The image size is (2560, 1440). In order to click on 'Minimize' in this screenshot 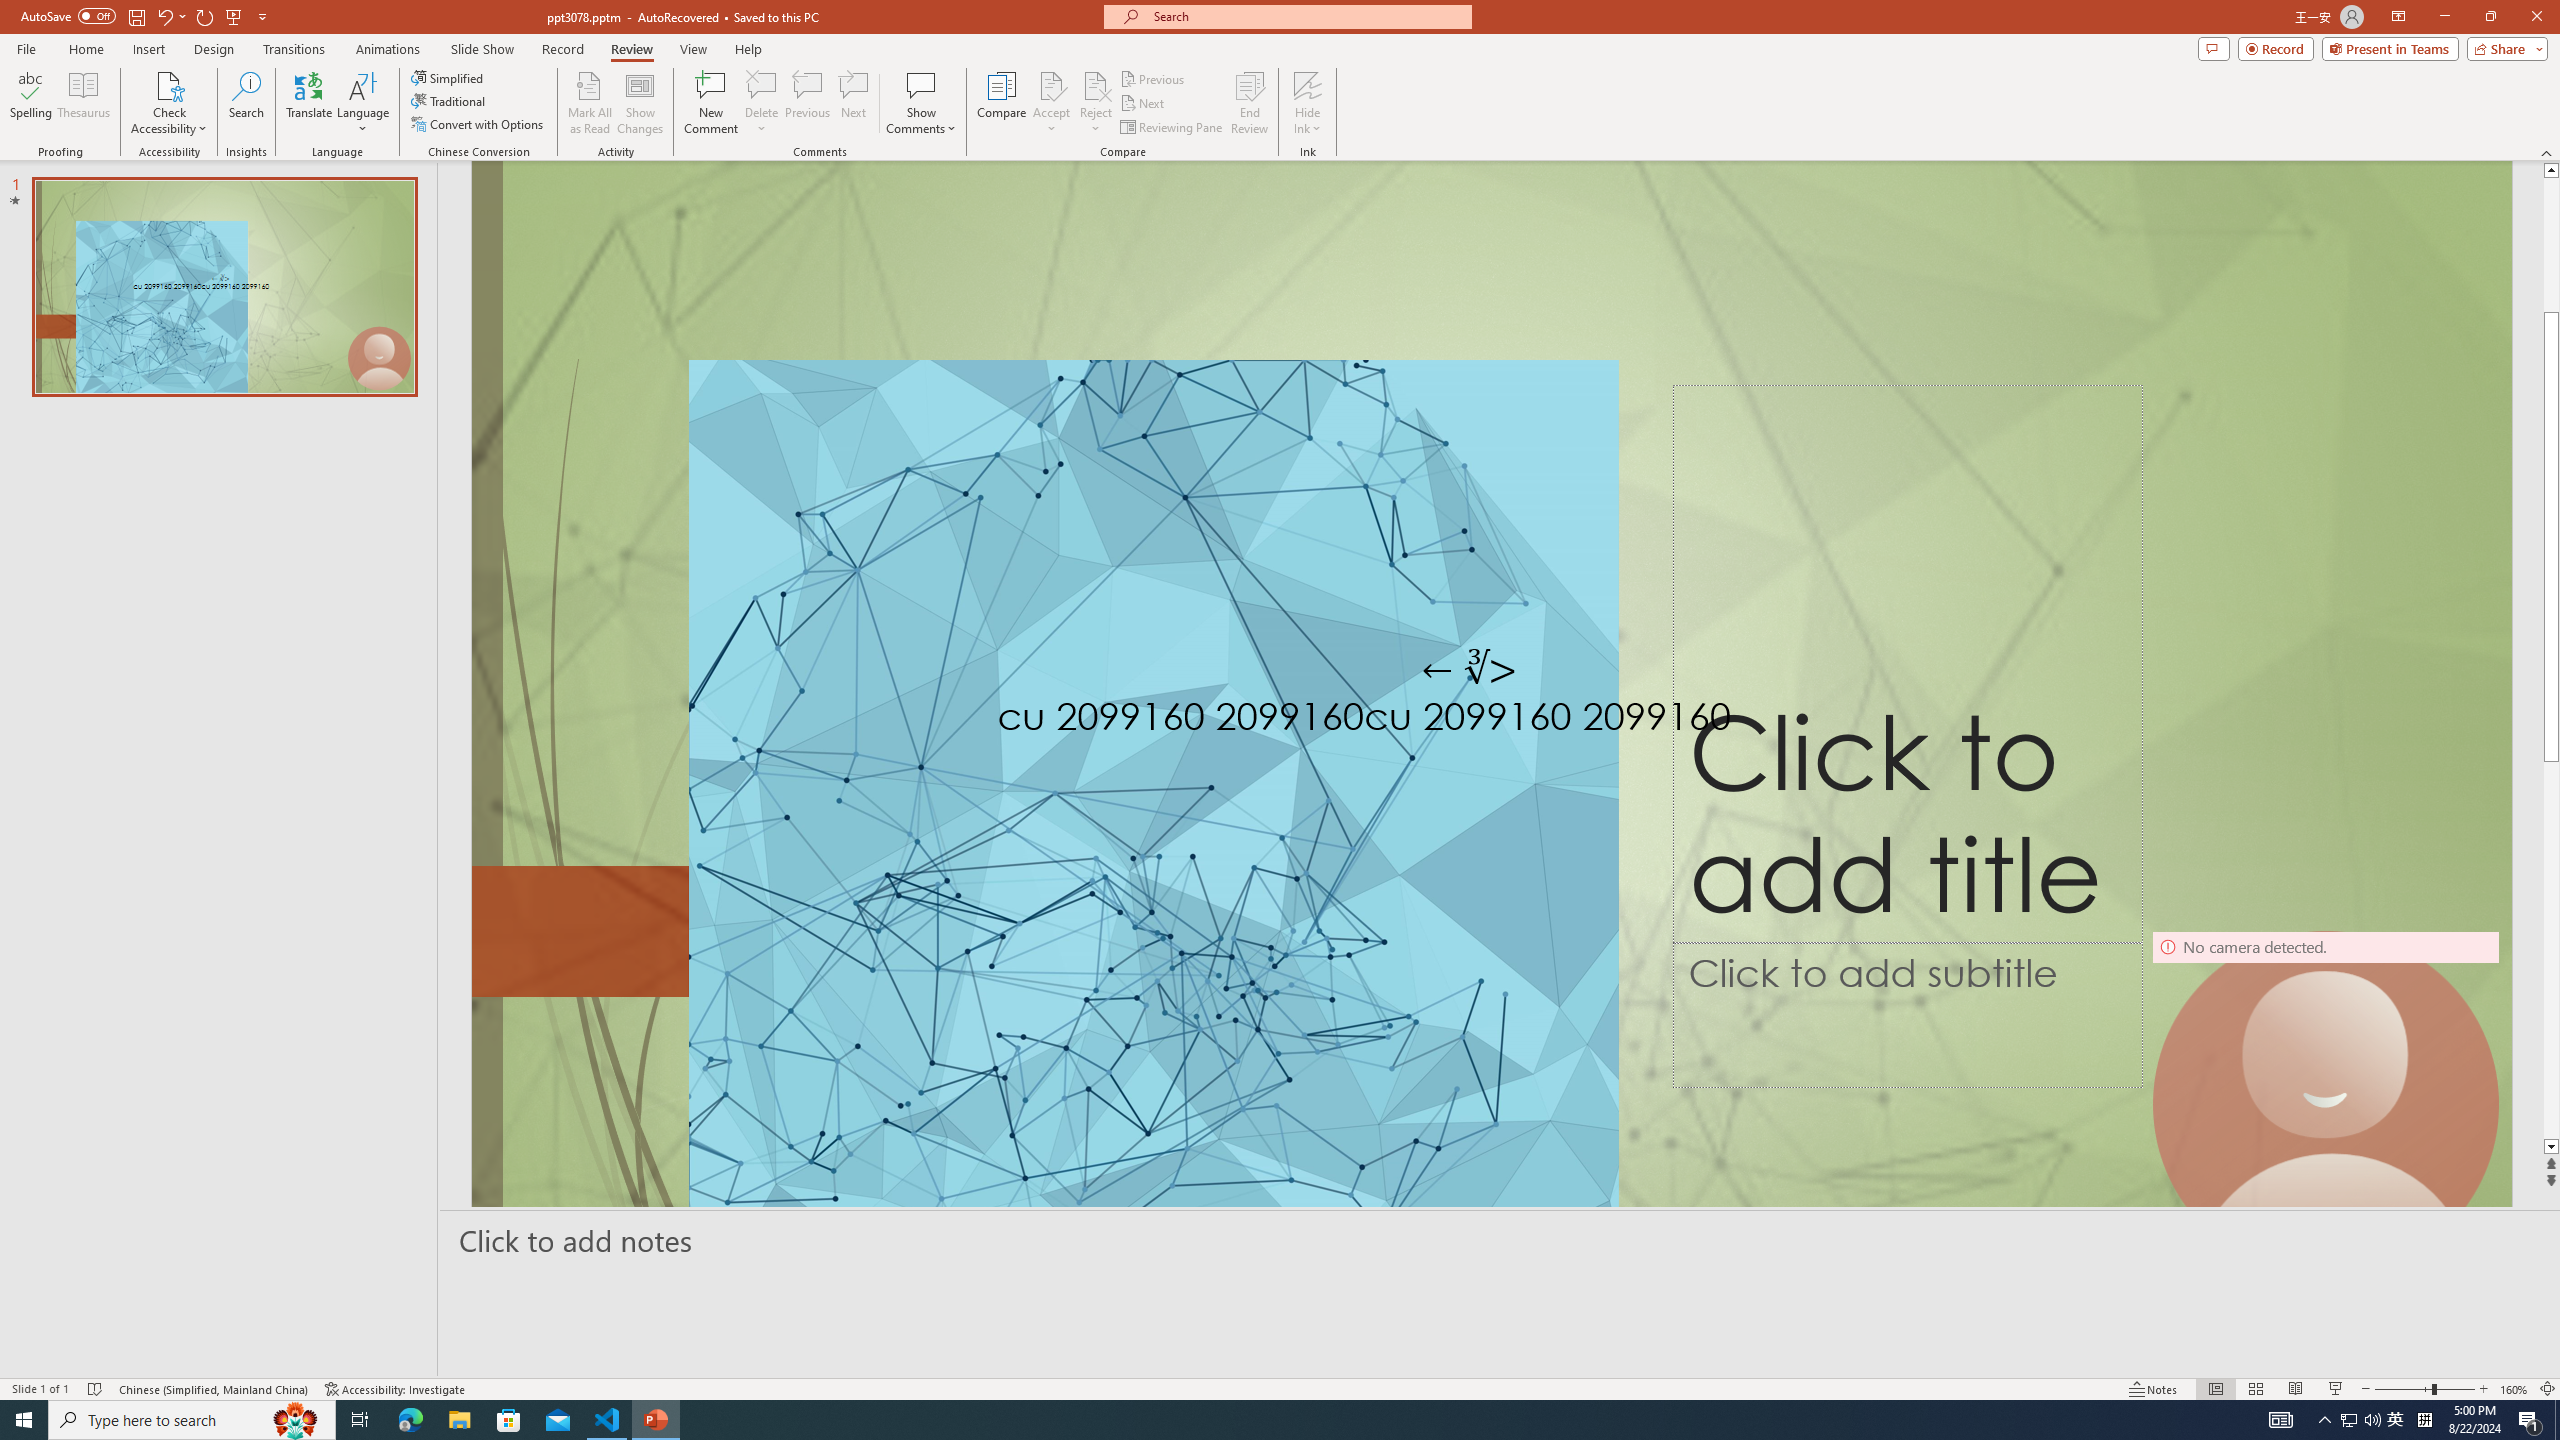, I will do `click(2443, 16)`.